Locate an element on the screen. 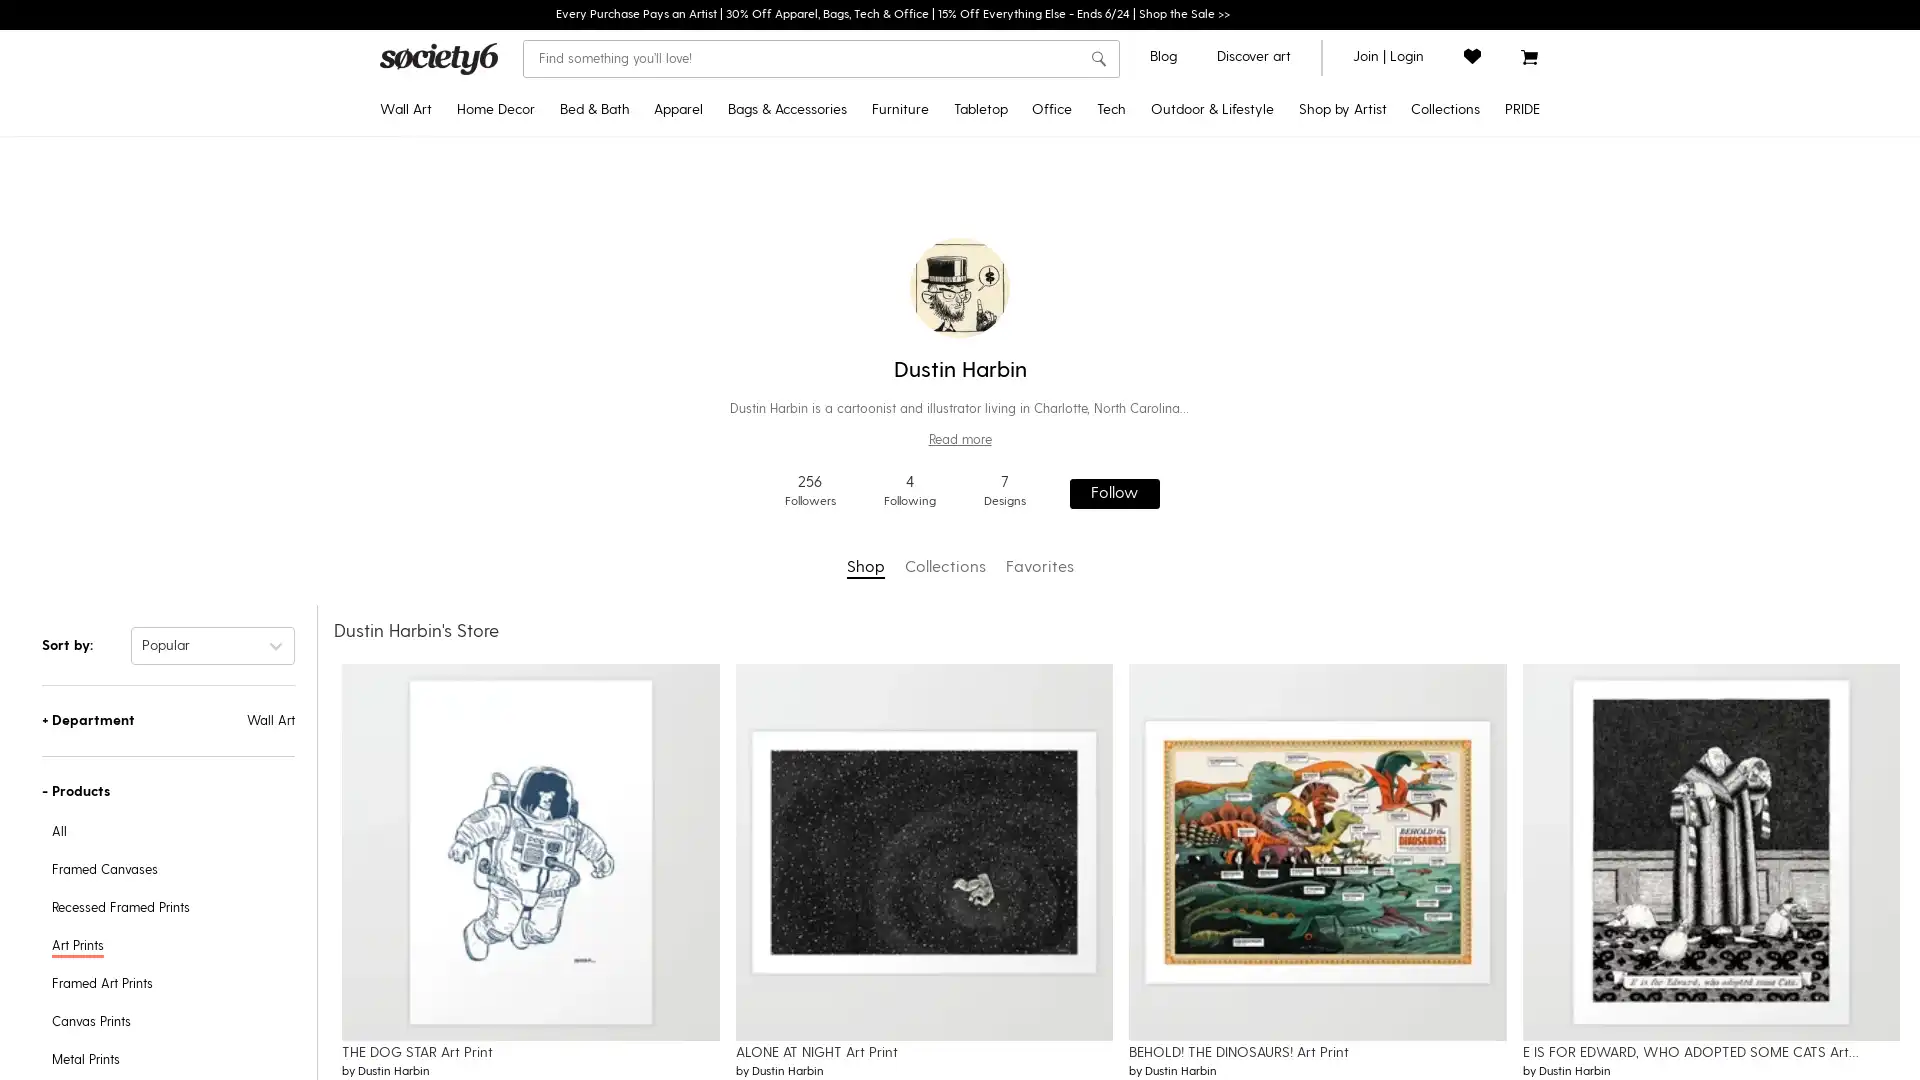  Sling Chairs is located at coordinates (1238, 515).